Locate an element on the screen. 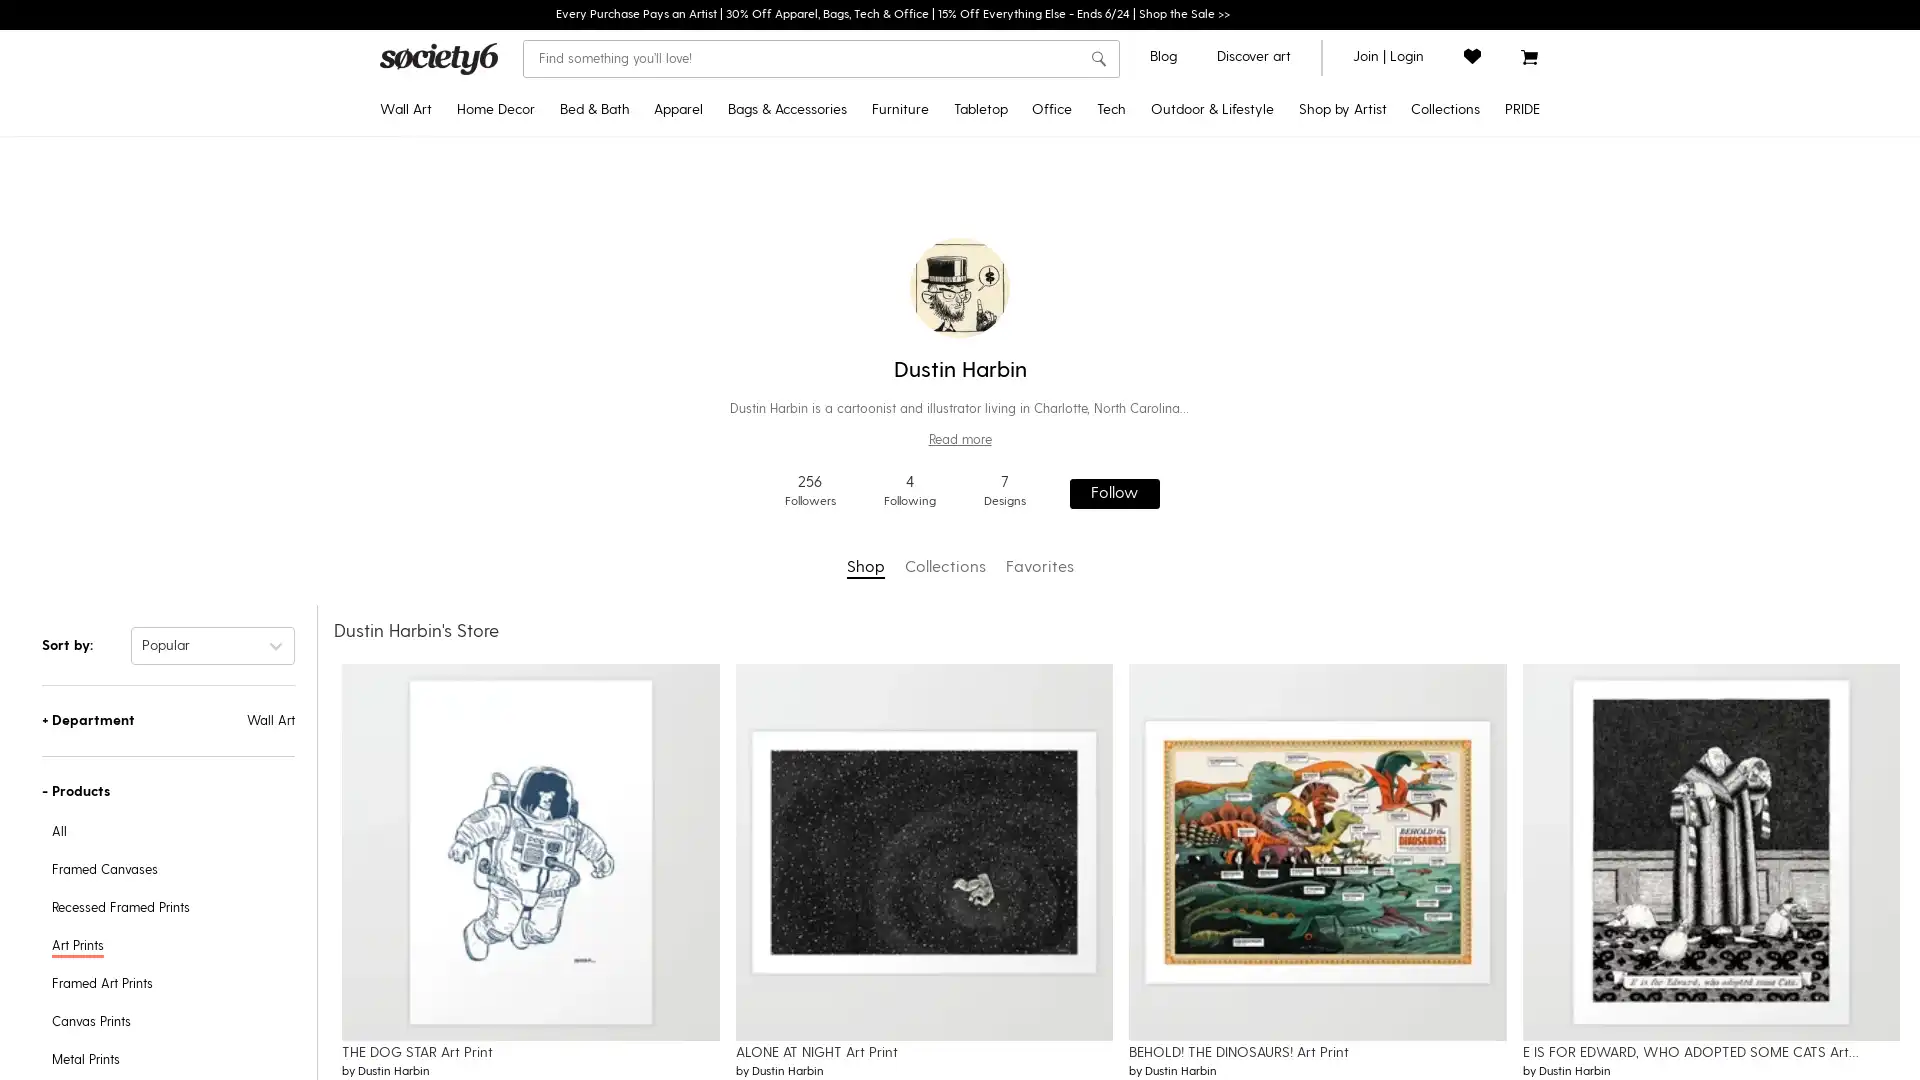  Sling Chairs is located at coordinates (1238, 515).